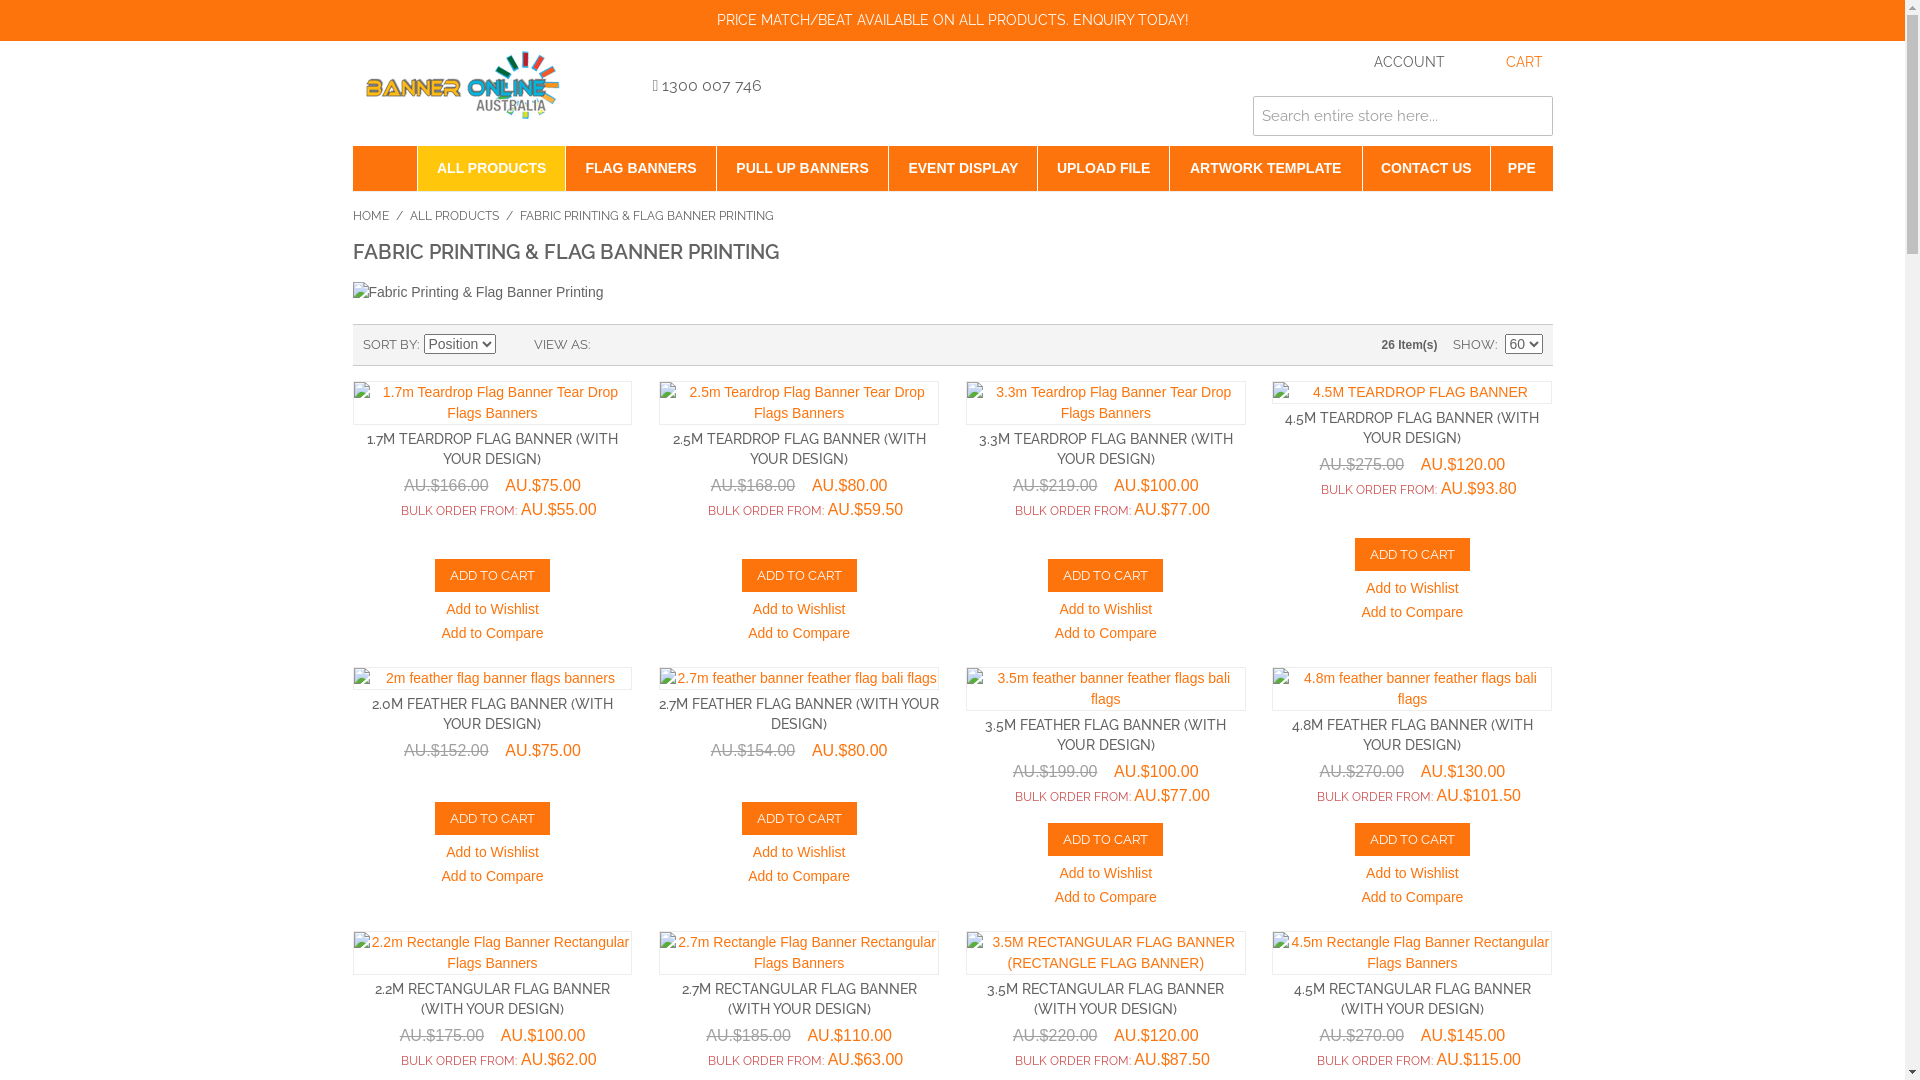  What do you see at coordinates (351, 167) in the screenshot?
I see `'Home'` at bounding box center [351, 167].